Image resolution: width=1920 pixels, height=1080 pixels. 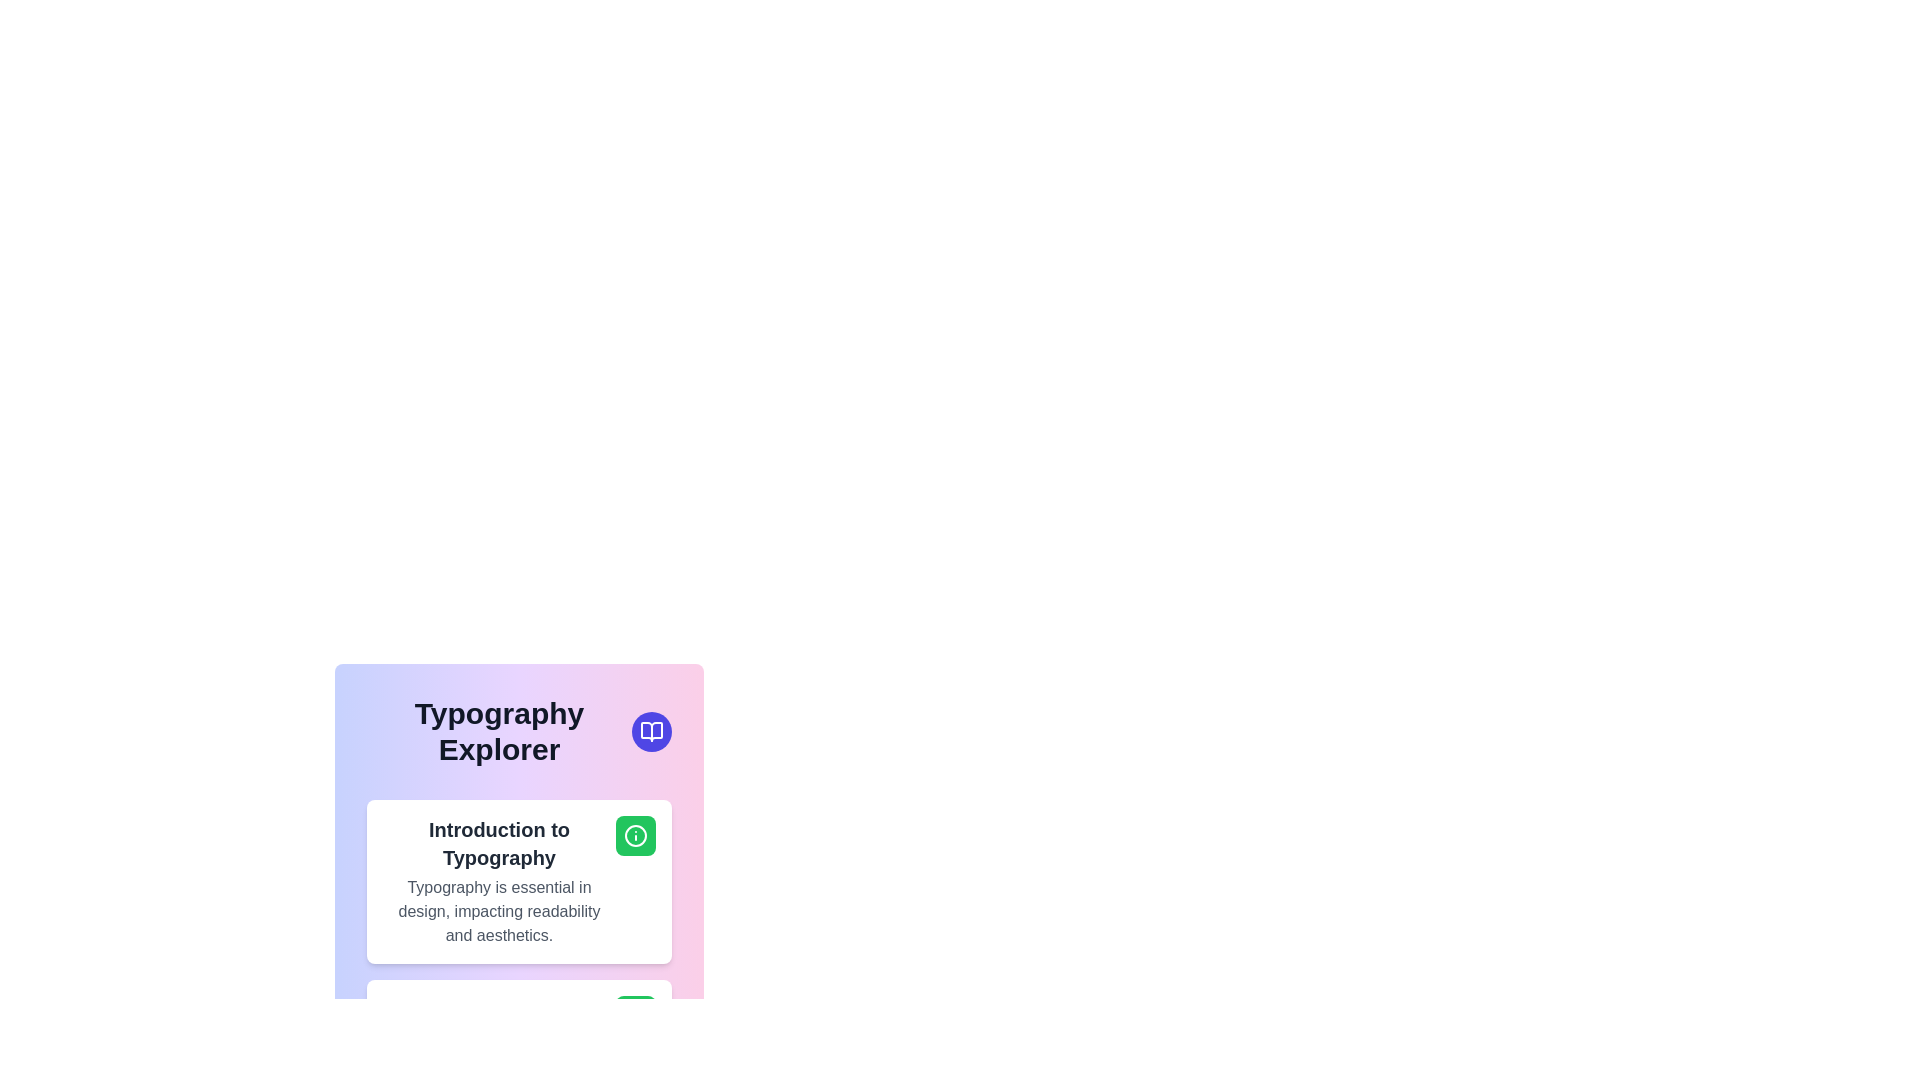 What do you see at coordinates (499, 911) in the screenshot?
I see `text block styled in gray beneath the title 'Introduction to Typography', which provides a brief explanation about typography in design` at bounding box center [499, 911].